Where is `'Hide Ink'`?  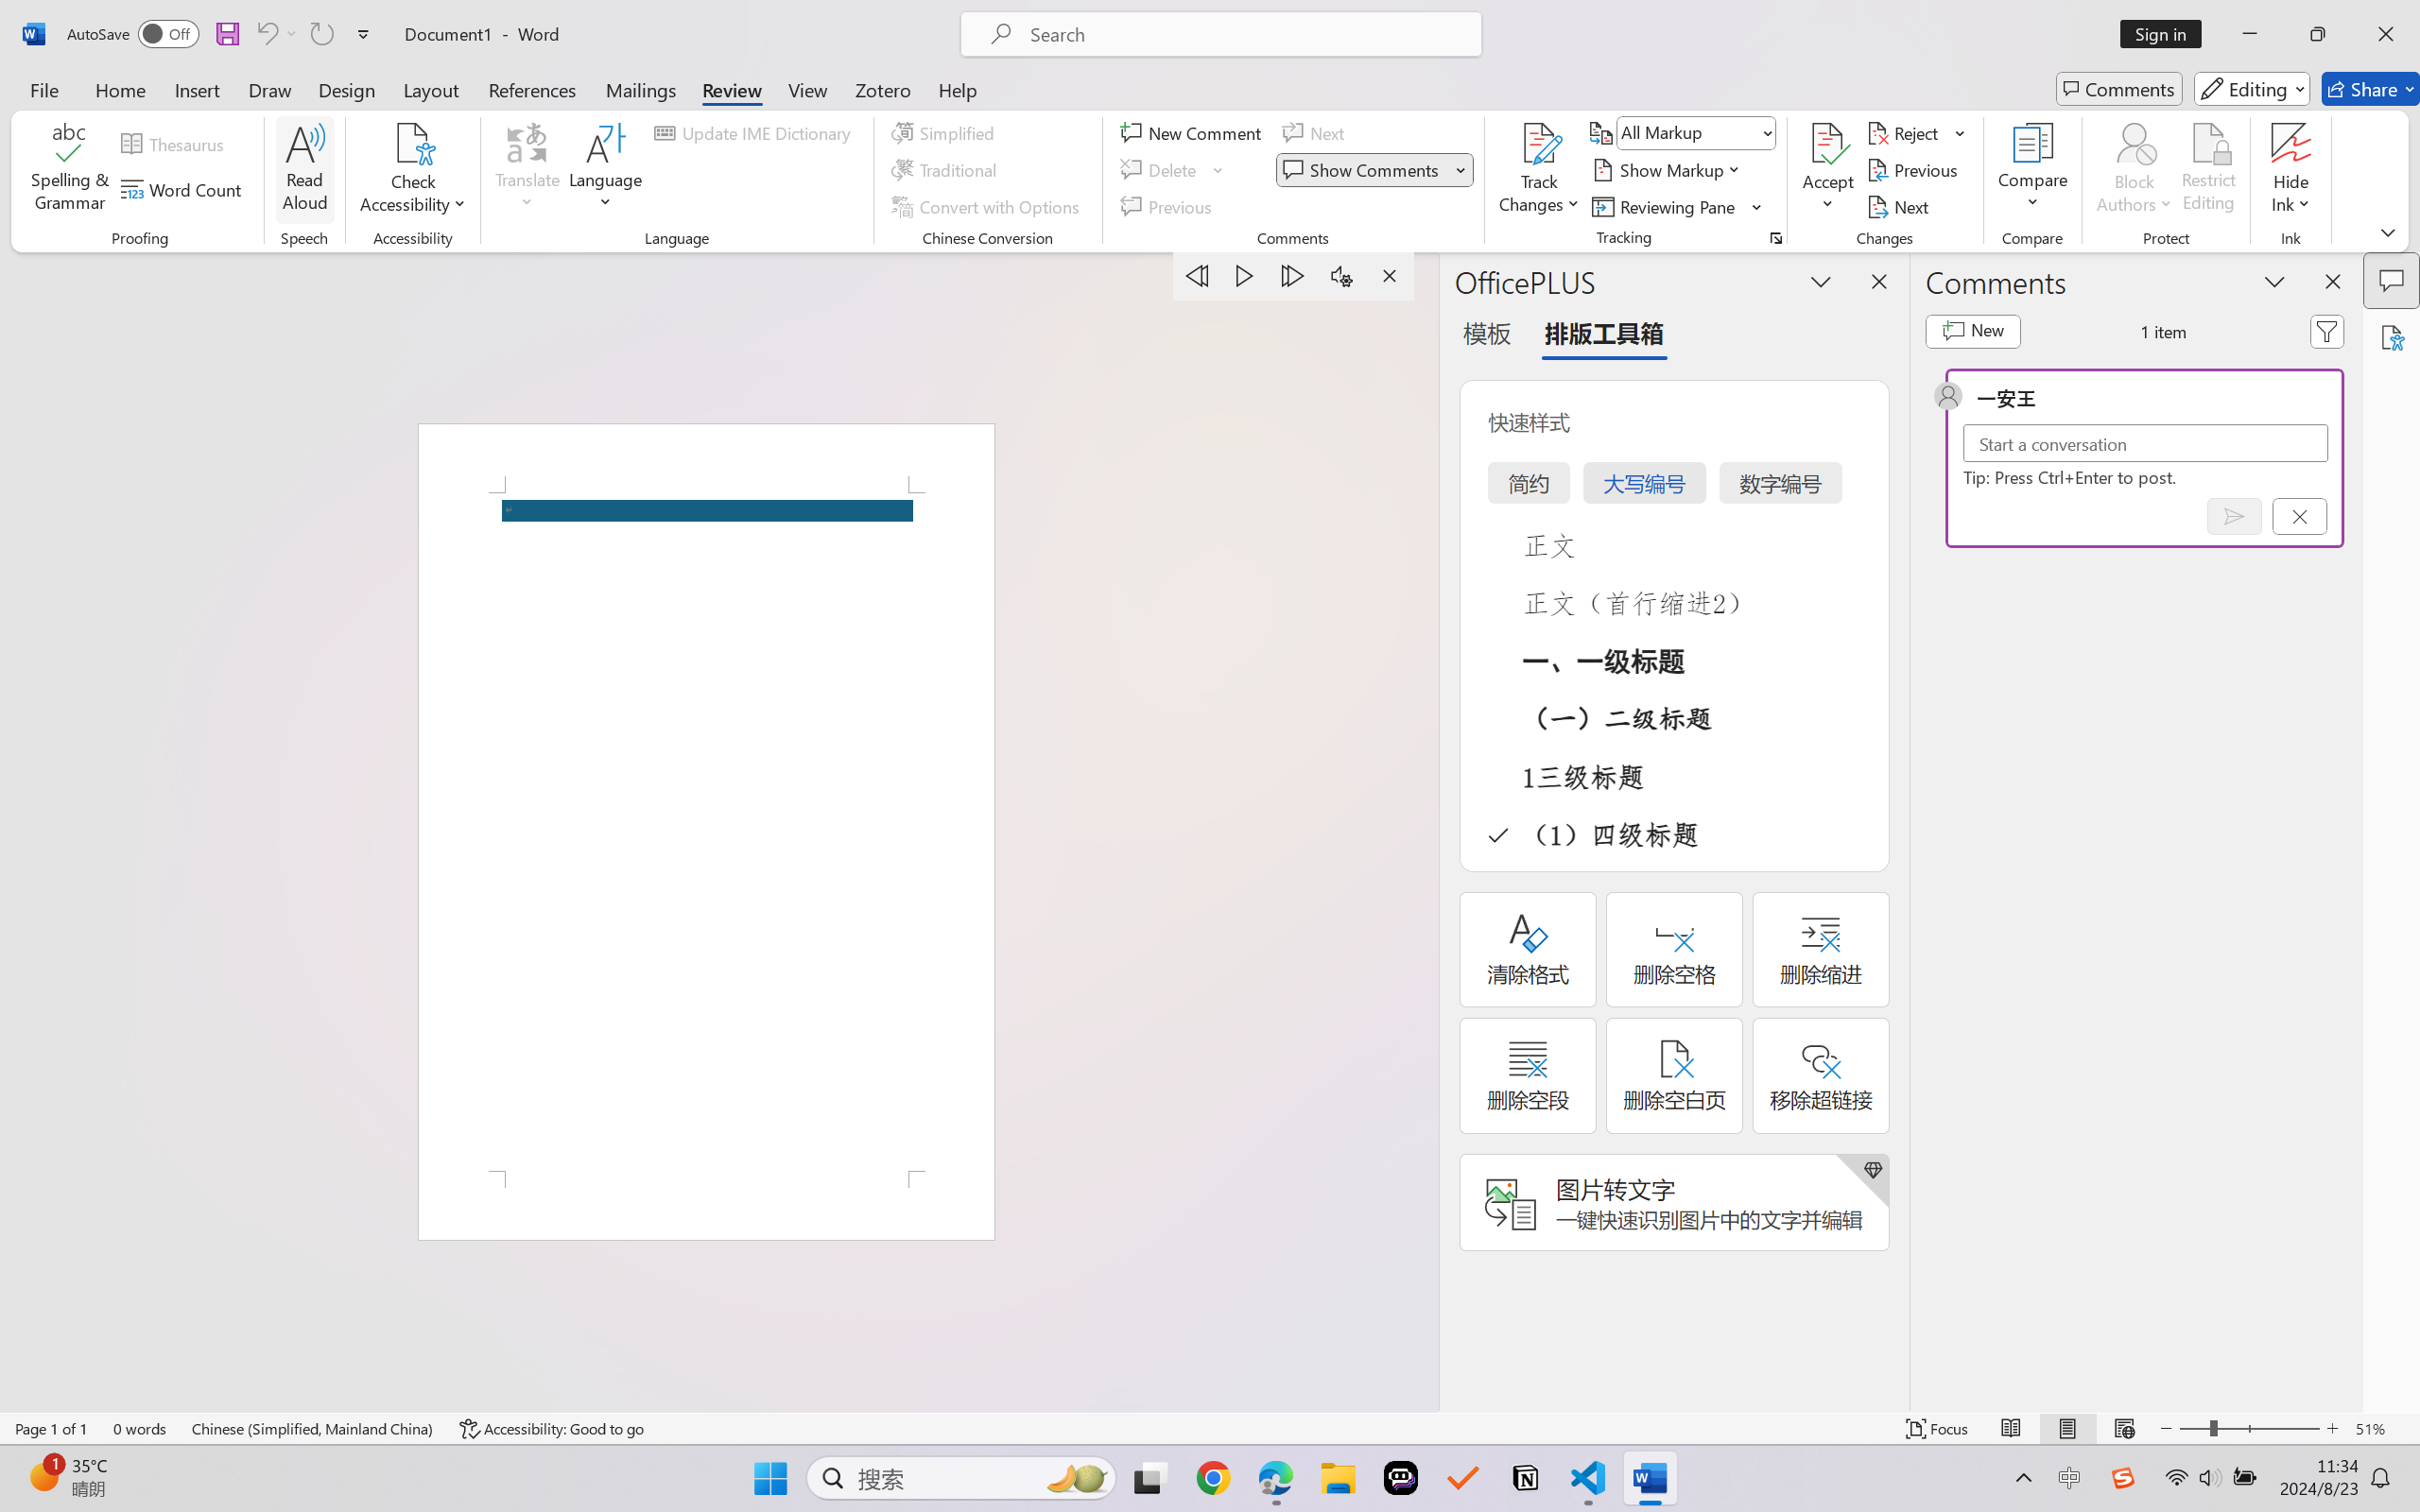
'Hide Ink' is located at coordinates (2291, 143).